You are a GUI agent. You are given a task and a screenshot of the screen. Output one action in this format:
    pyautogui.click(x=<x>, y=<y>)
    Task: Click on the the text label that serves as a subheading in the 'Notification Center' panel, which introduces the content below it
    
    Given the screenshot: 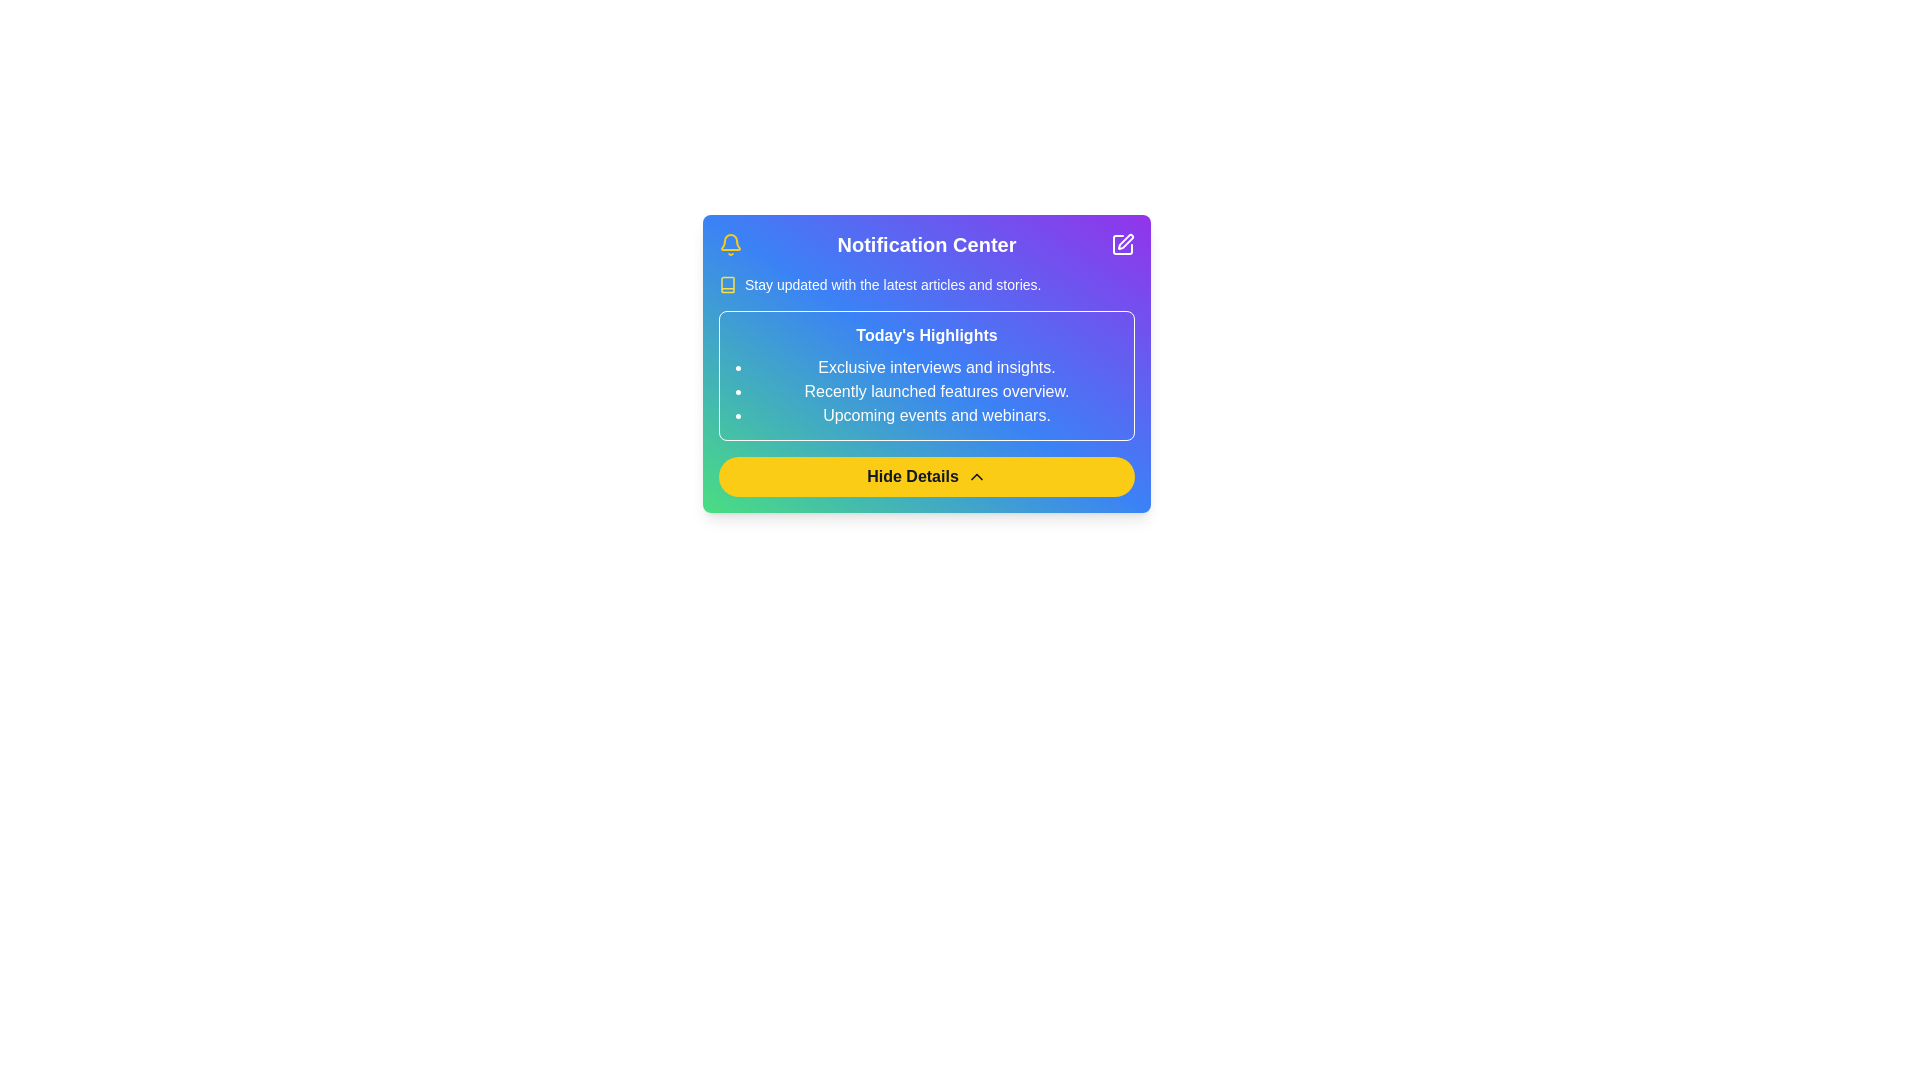 What is the action you would take?
    pyautogui.click(x=925, y=334)
    